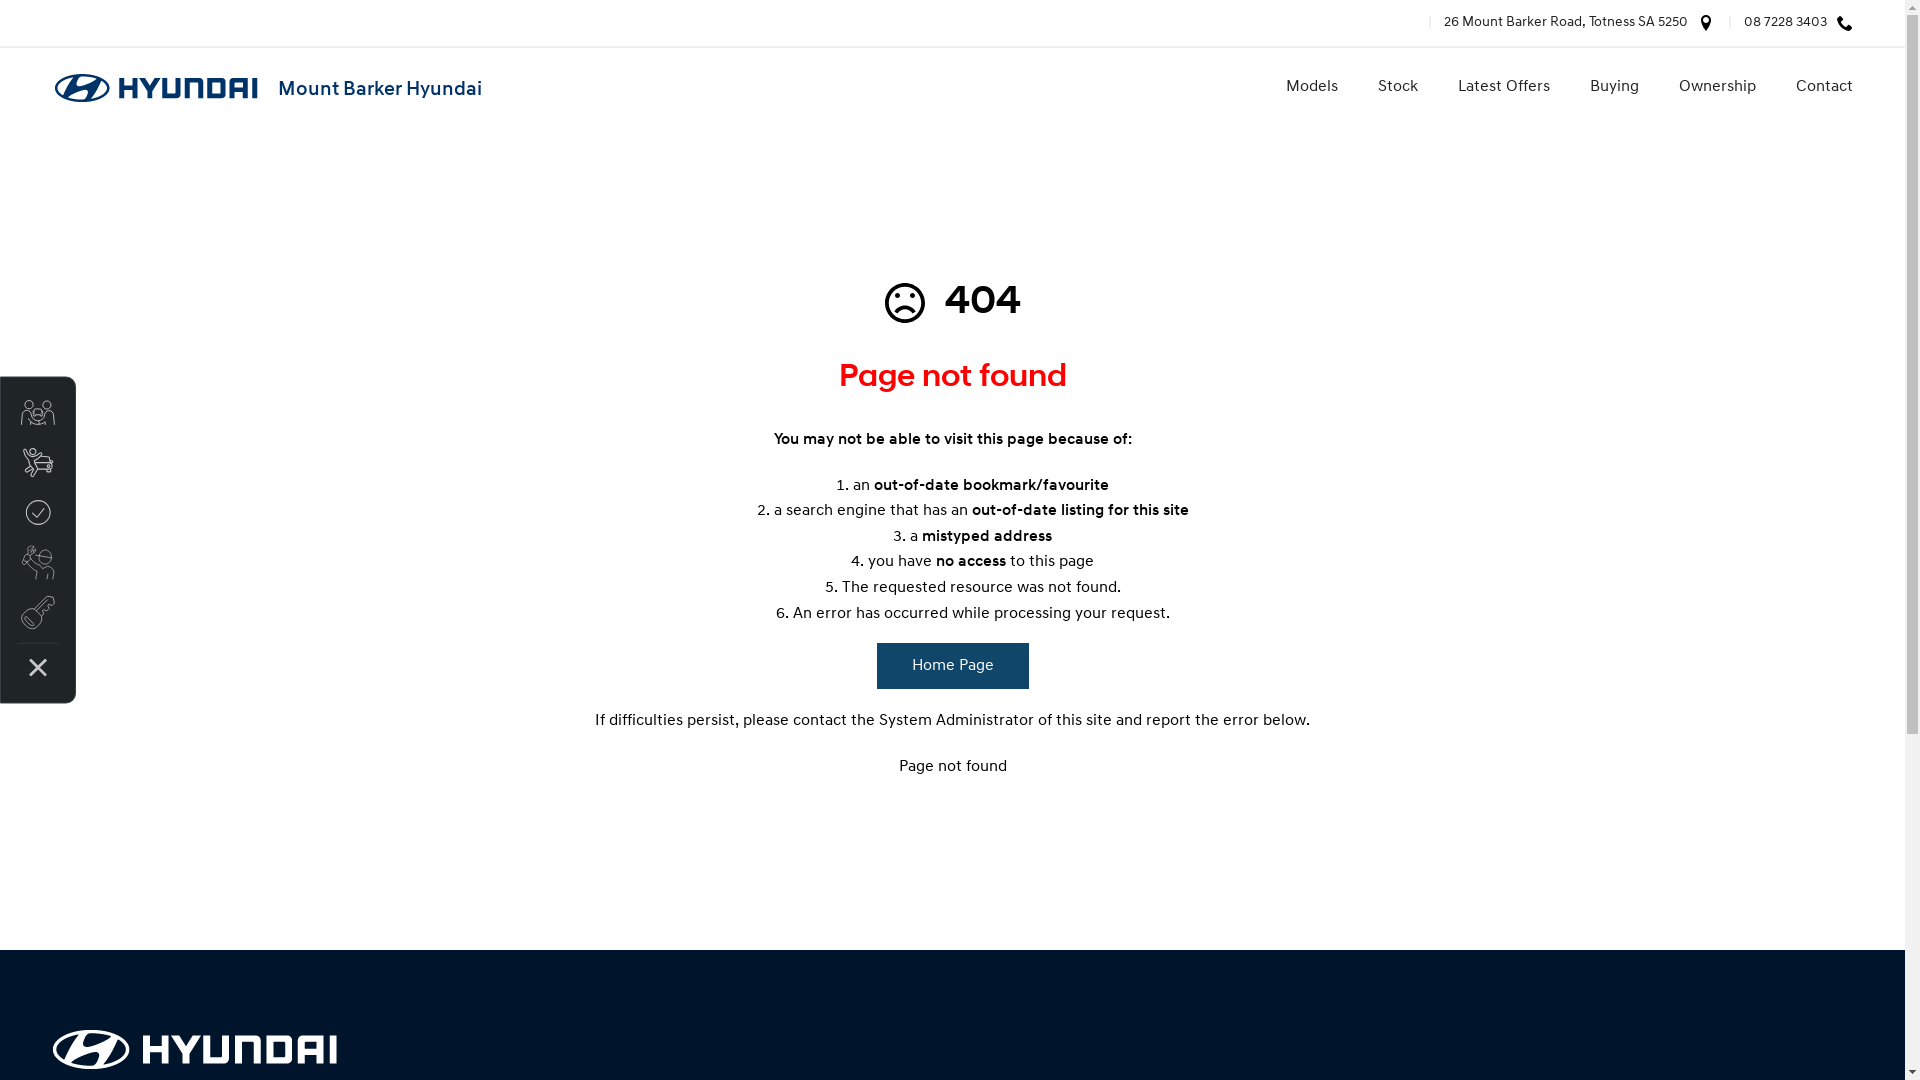 This screenshot has width=1920, height=1080. Describe the element at coordinates (1437, 87) in the screenshot. I see `'Latest Offers'` at that location.